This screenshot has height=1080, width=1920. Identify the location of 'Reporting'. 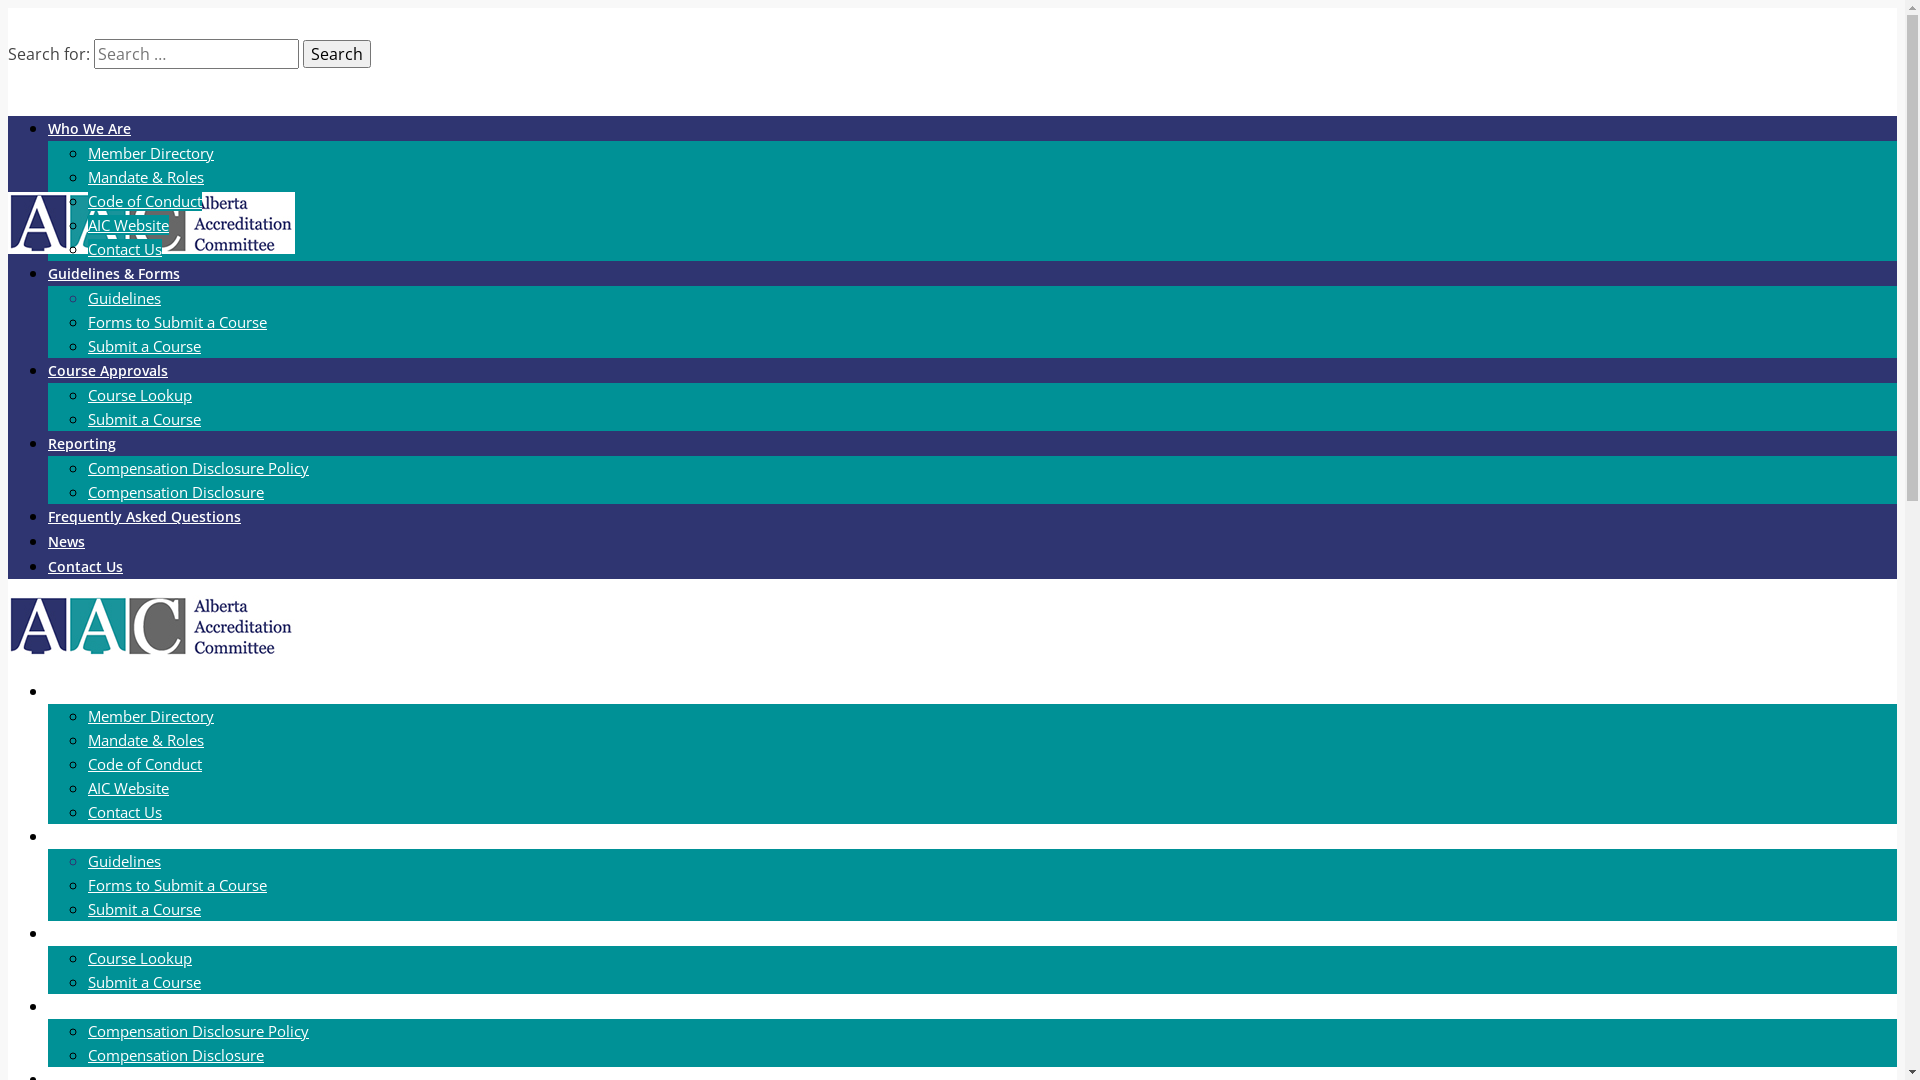
(48, 442).